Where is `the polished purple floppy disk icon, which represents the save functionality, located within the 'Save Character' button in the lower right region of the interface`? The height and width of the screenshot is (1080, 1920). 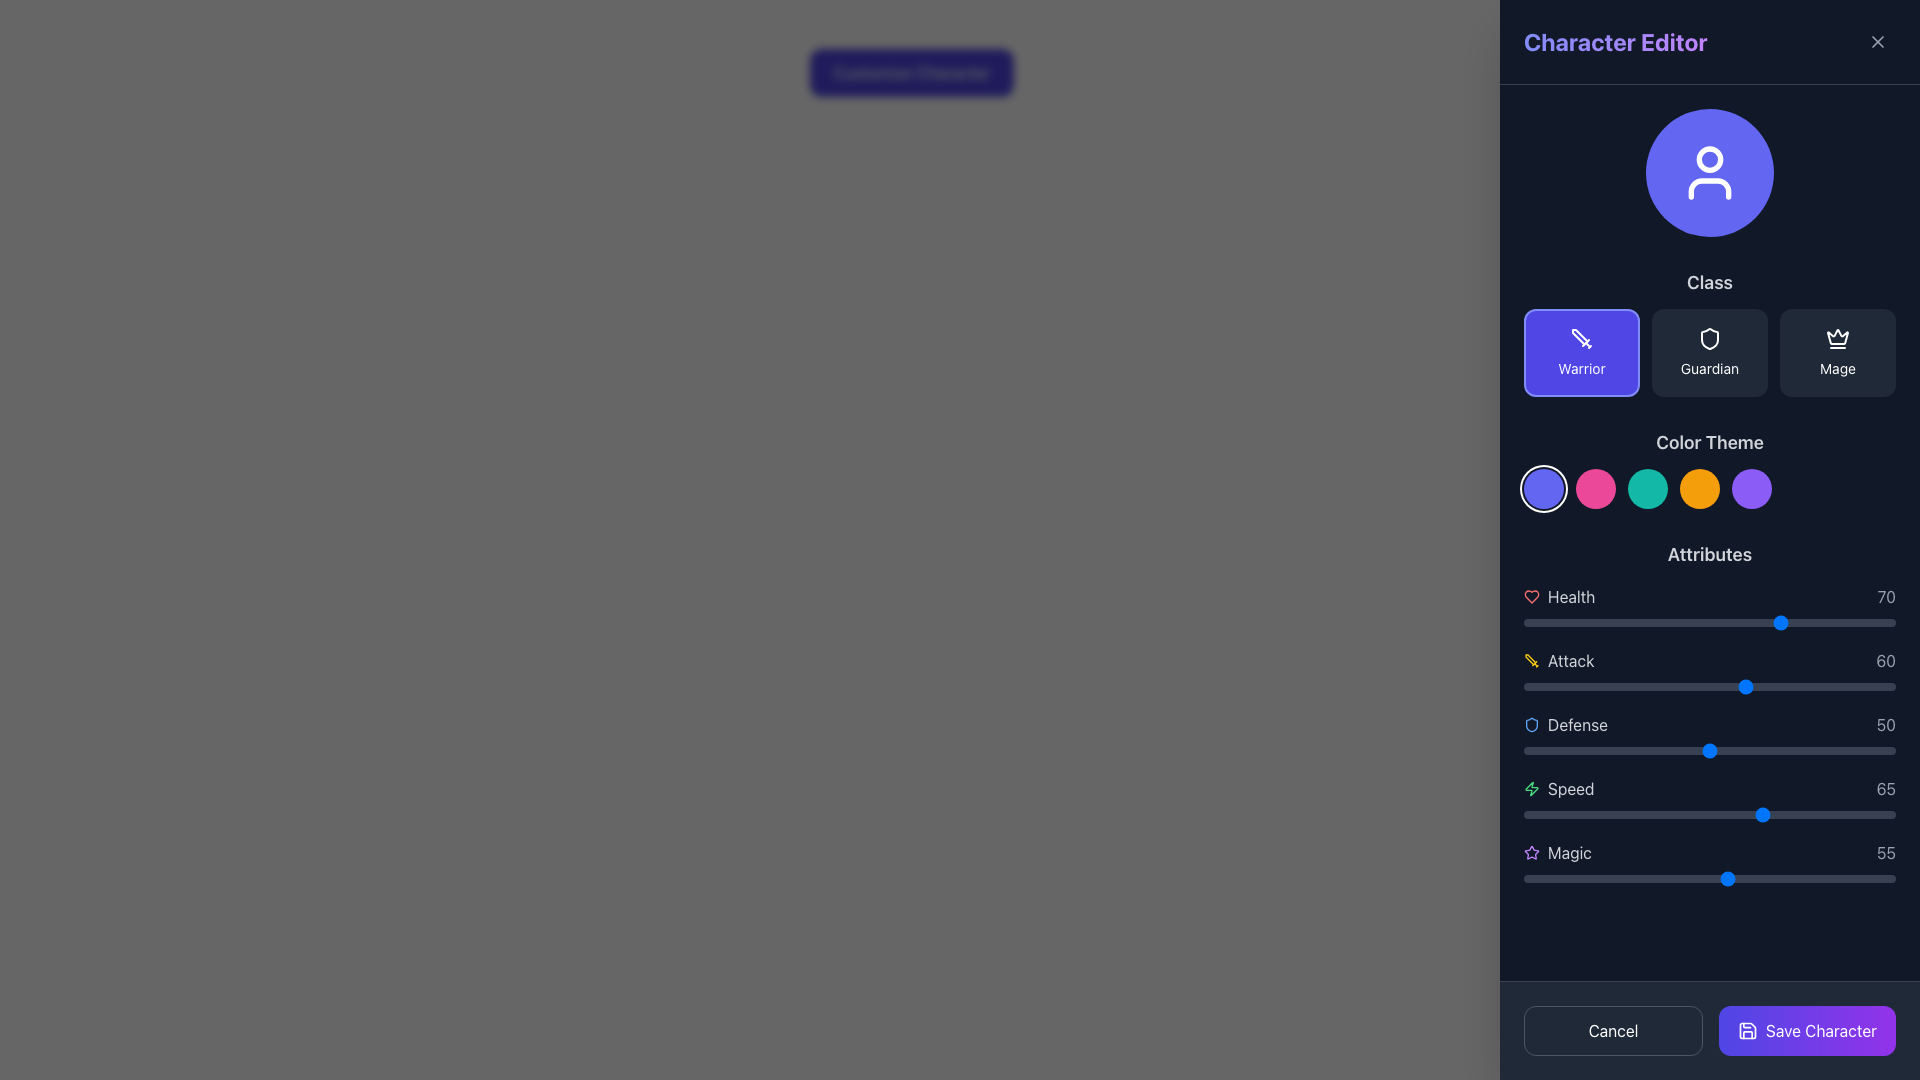 the polished purple floppy disk icon, which represents the save functionality, located within the 'Save Character' button in the lower right region of the interface is located at coordinates (1746, 1030).